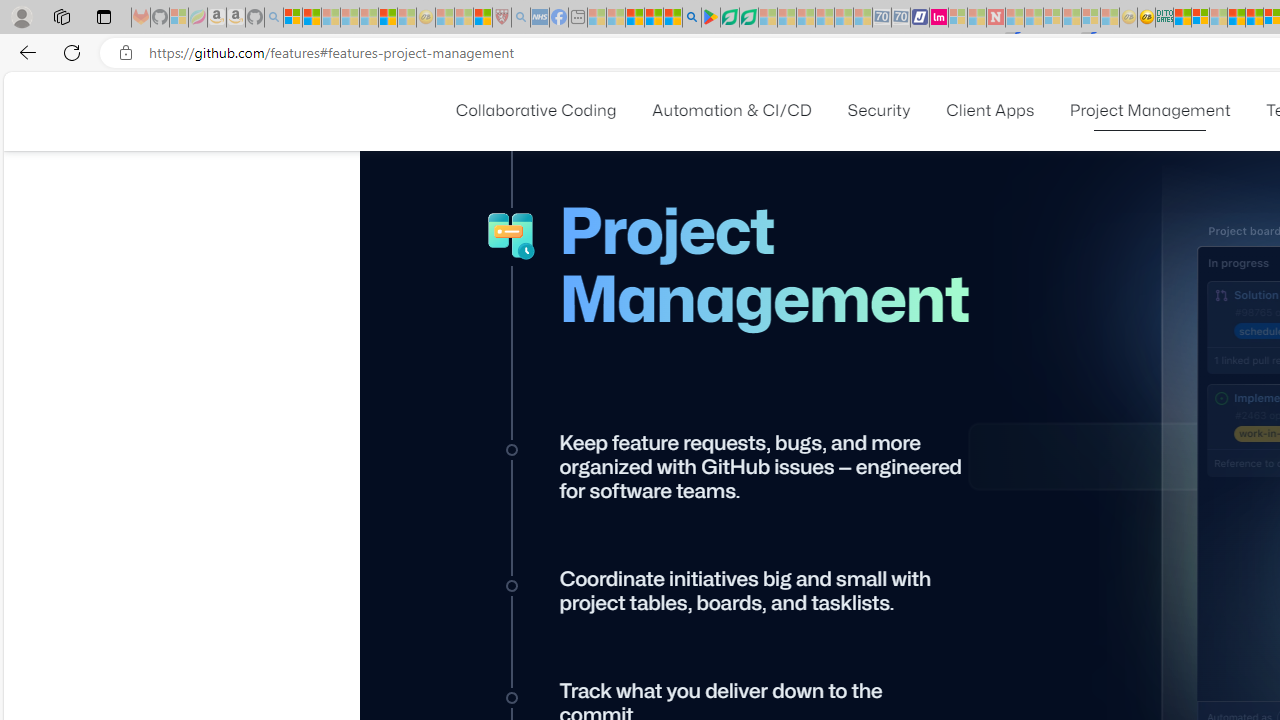  What do you see at coordinates (990, 110) in the screenshot?
I see `'Client Apps'` at bounding box center [990, 110].